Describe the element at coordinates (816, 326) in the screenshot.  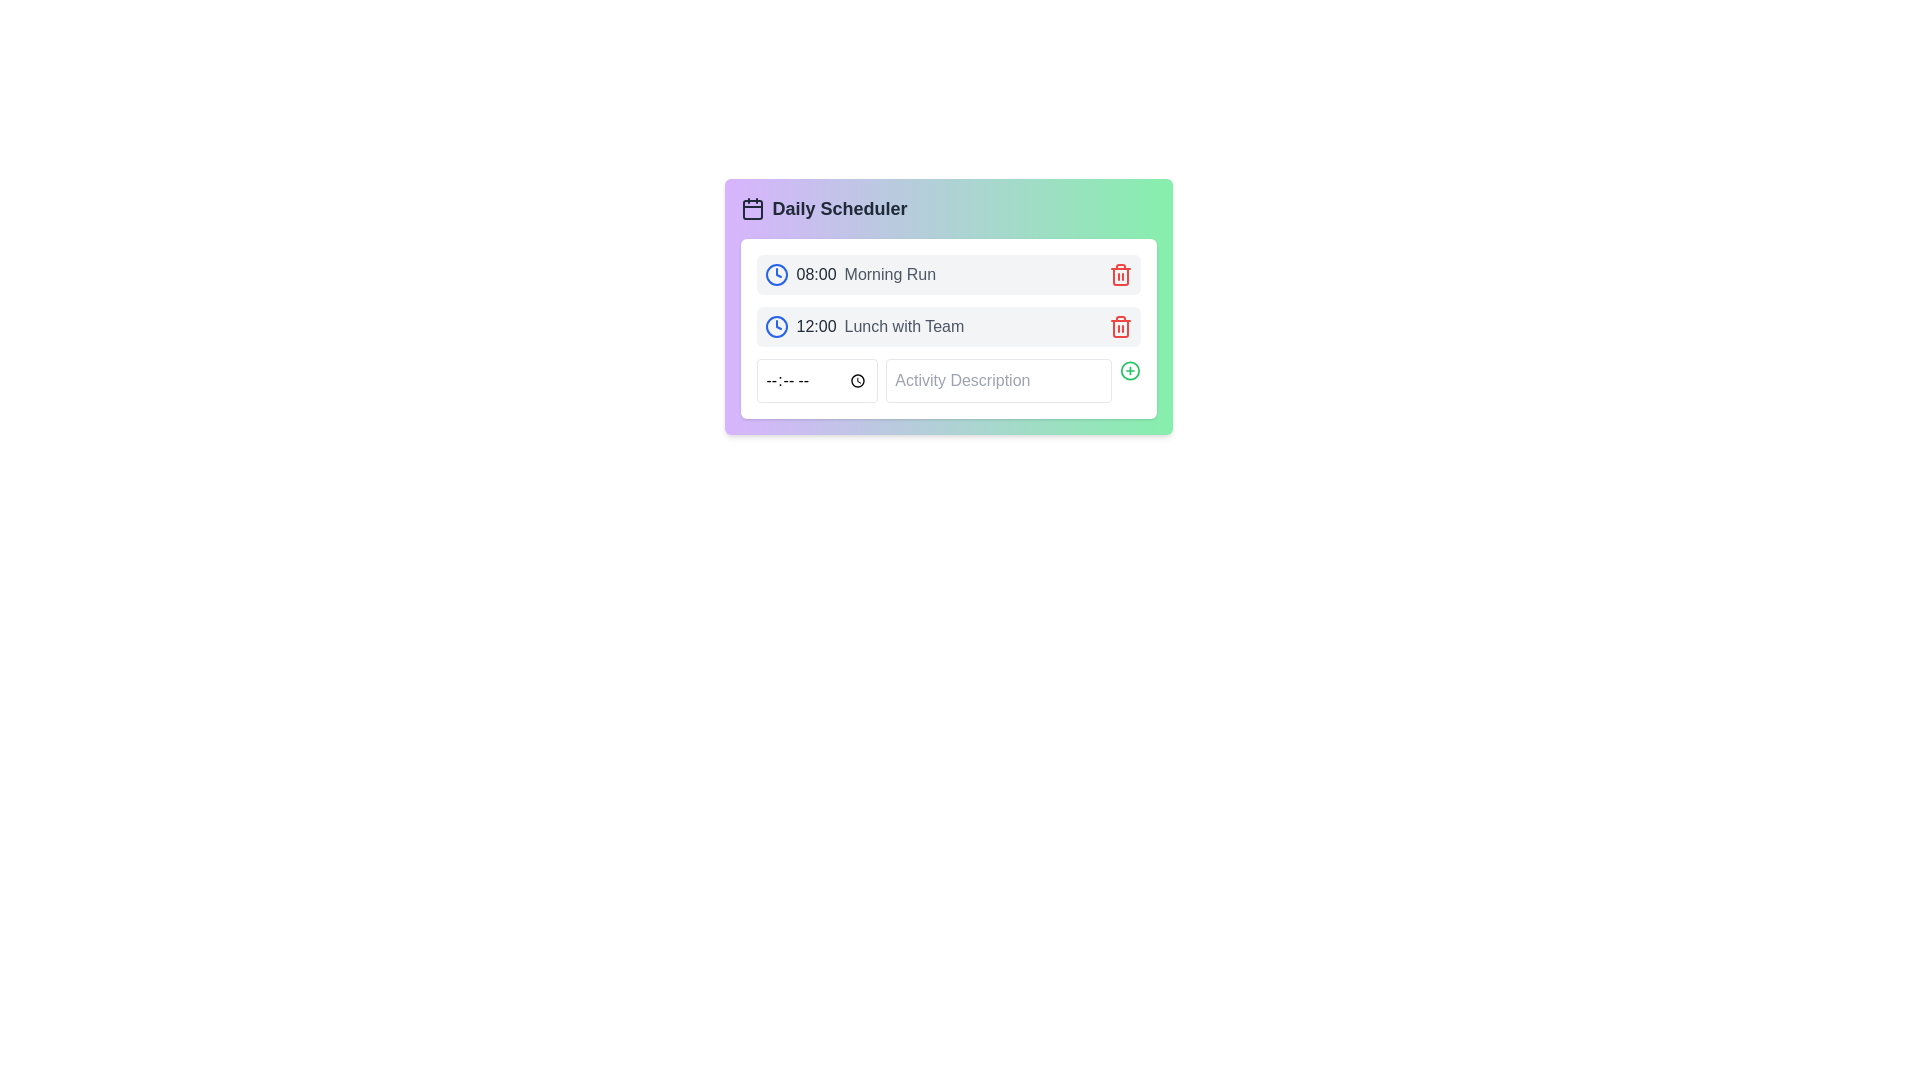
I see `the time label displaying '12:00' in bold, dark gray color, which is part of the 'Lunch with Team' event in the schedule list` at that location.